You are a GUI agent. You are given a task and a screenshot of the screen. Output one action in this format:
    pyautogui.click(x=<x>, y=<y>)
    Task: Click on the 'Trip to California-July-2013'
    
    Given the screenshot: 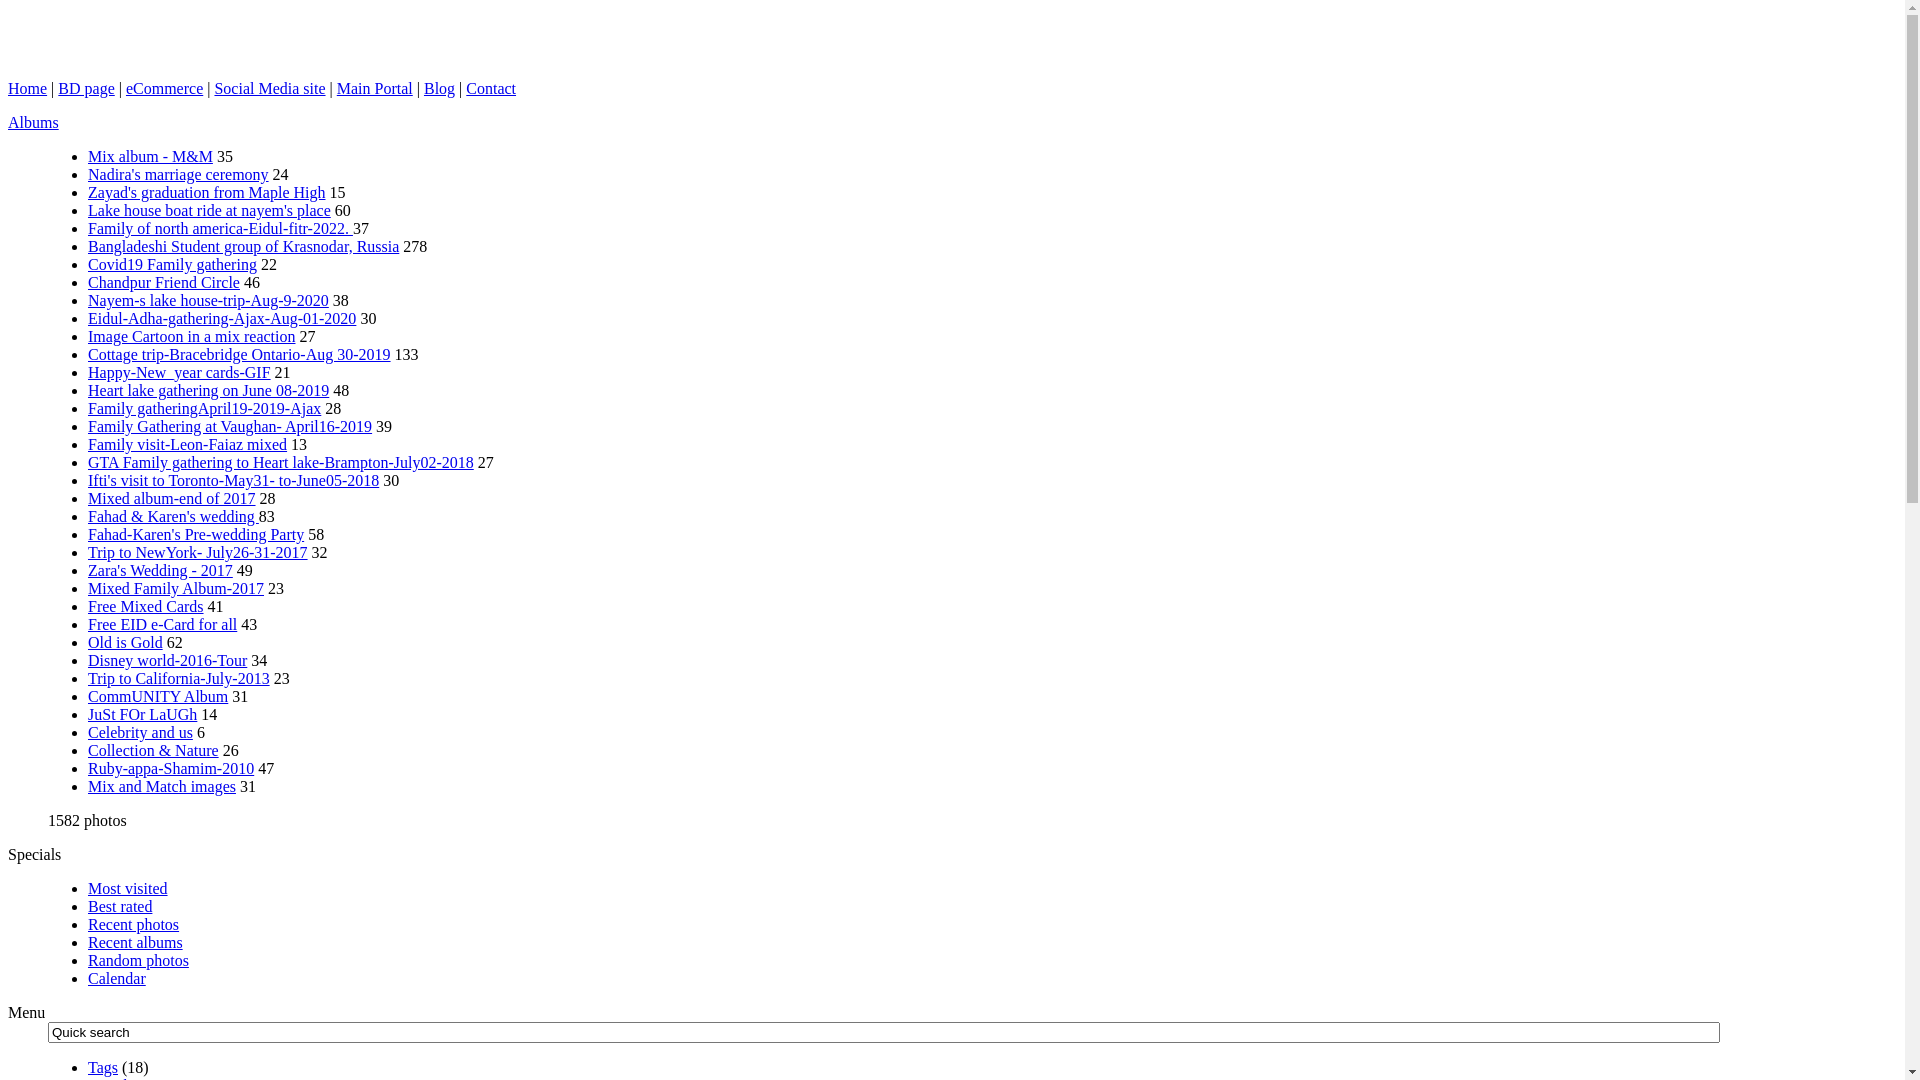 What is the action you would take?
    pyautogui.click(x=178, y=677)
    